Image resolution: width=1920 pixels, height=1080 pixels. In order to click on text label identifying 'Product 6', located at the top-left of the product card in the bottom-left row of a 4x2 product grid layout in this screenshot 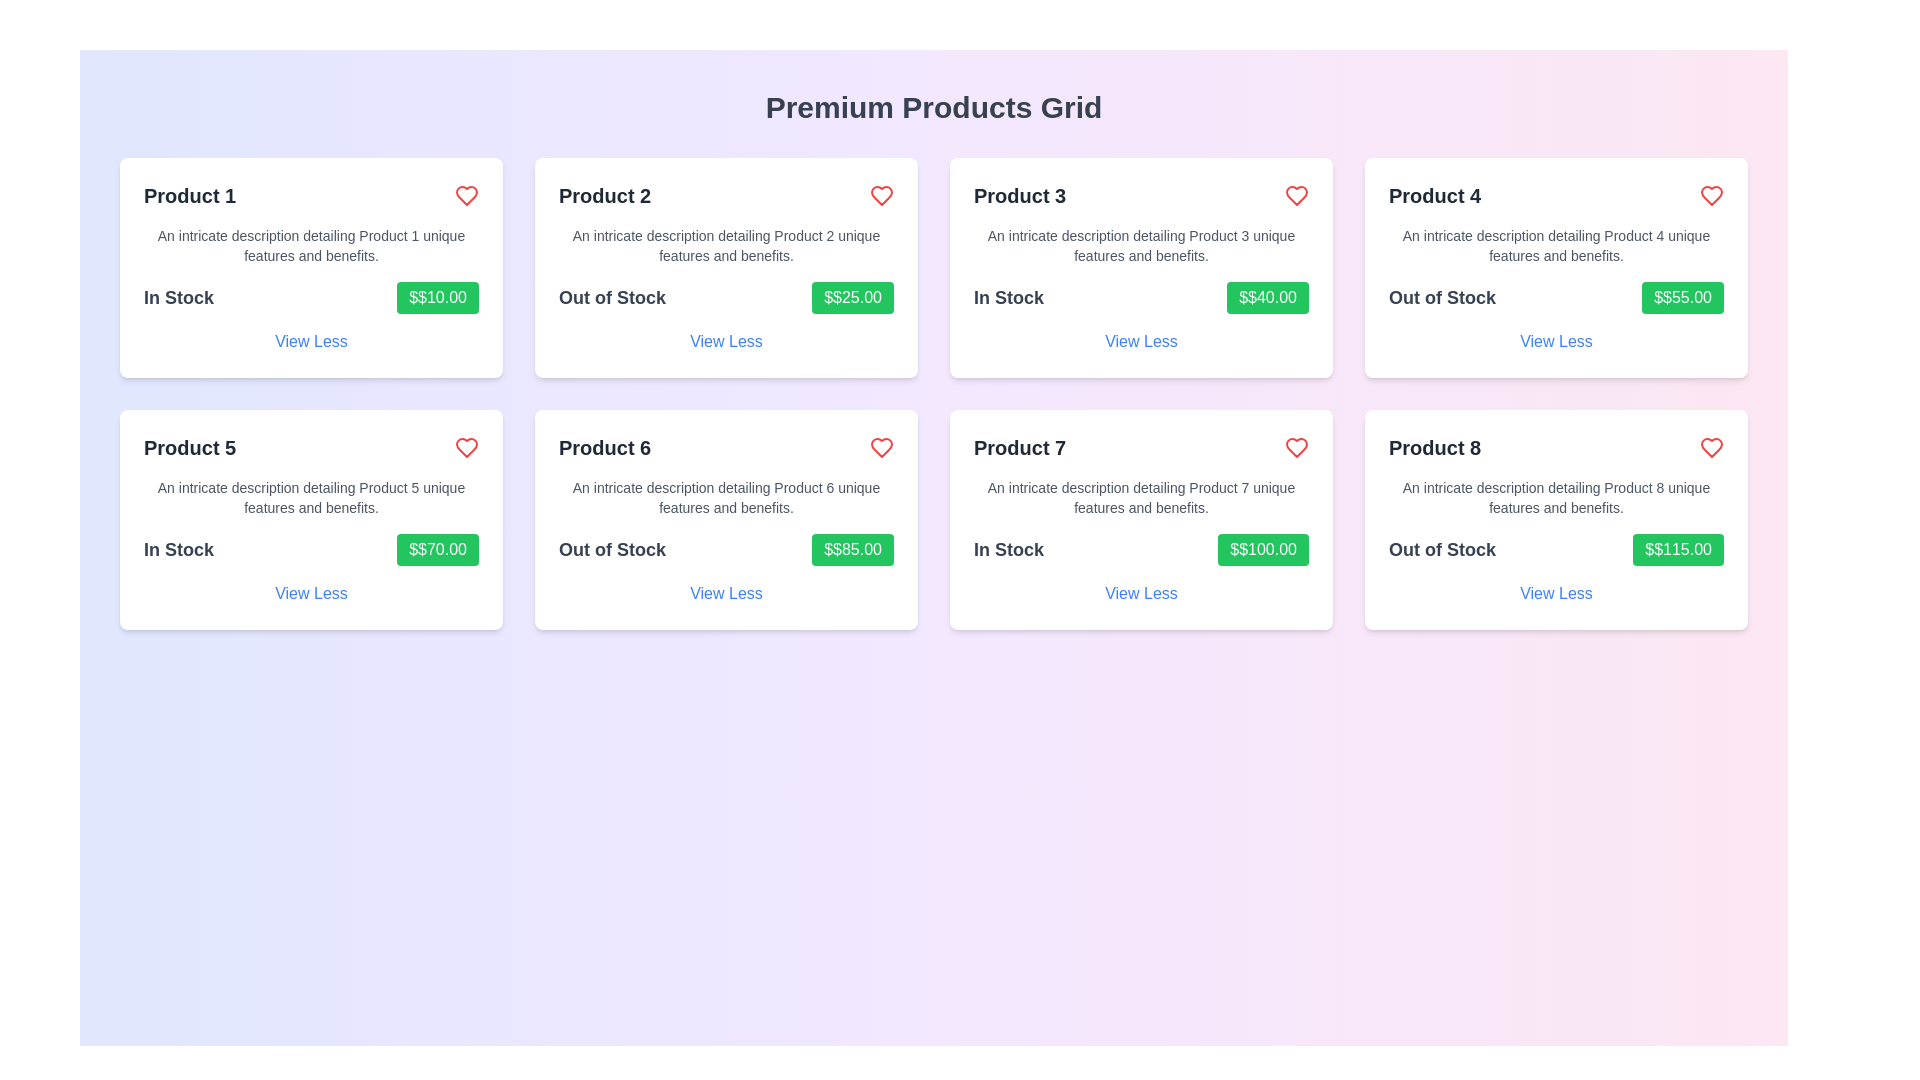, I will do `click(604, 446)`.